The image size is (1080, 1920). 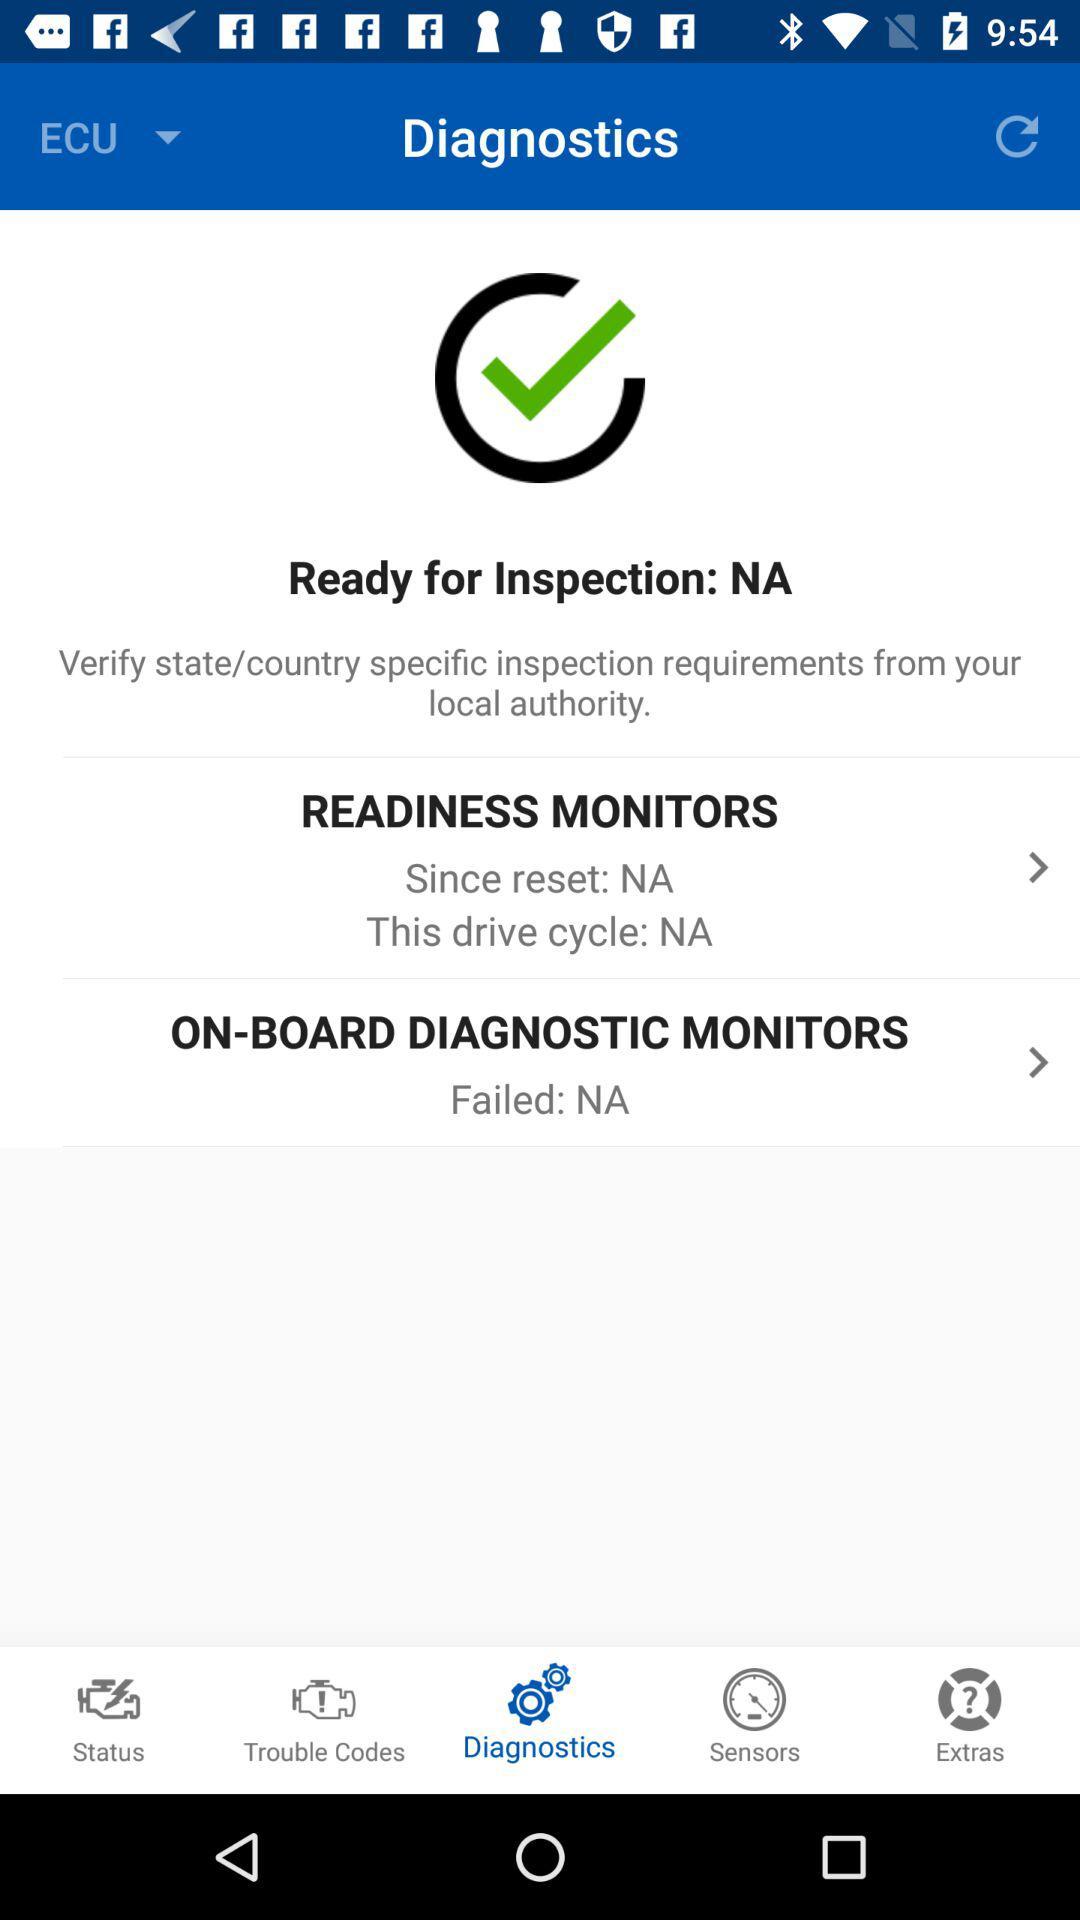 What do you see at coordinates (115, 135) in the screenshot?
I see `icon to the left of diagnostics` at bounding box center [115, 135].